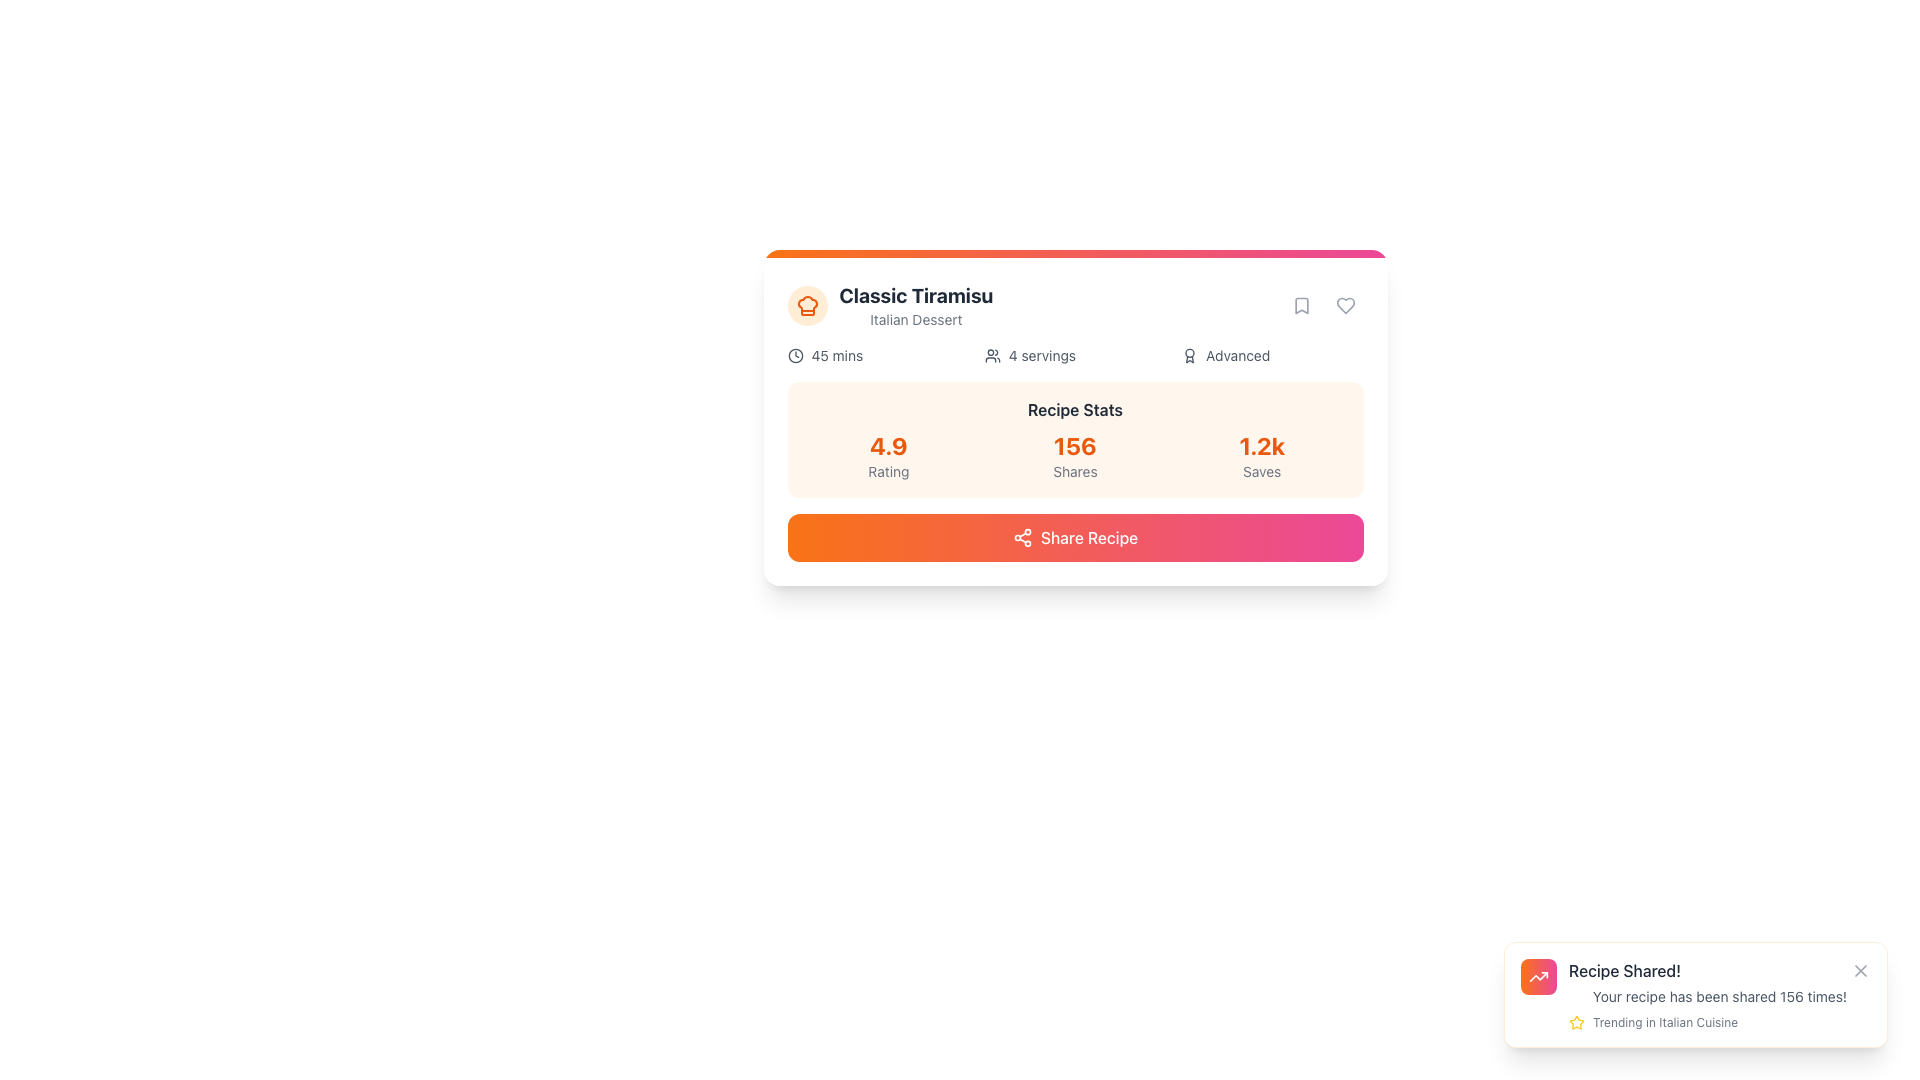 The height and width of the screenshot is (1080, 1920). What do you see at coordinates (1665, 1022) in the screenshot?
I see `Text label located in the bottom-right corner of the notification-style card, which provides context or category information related to the notification` at bounding box center [1665, 1022].